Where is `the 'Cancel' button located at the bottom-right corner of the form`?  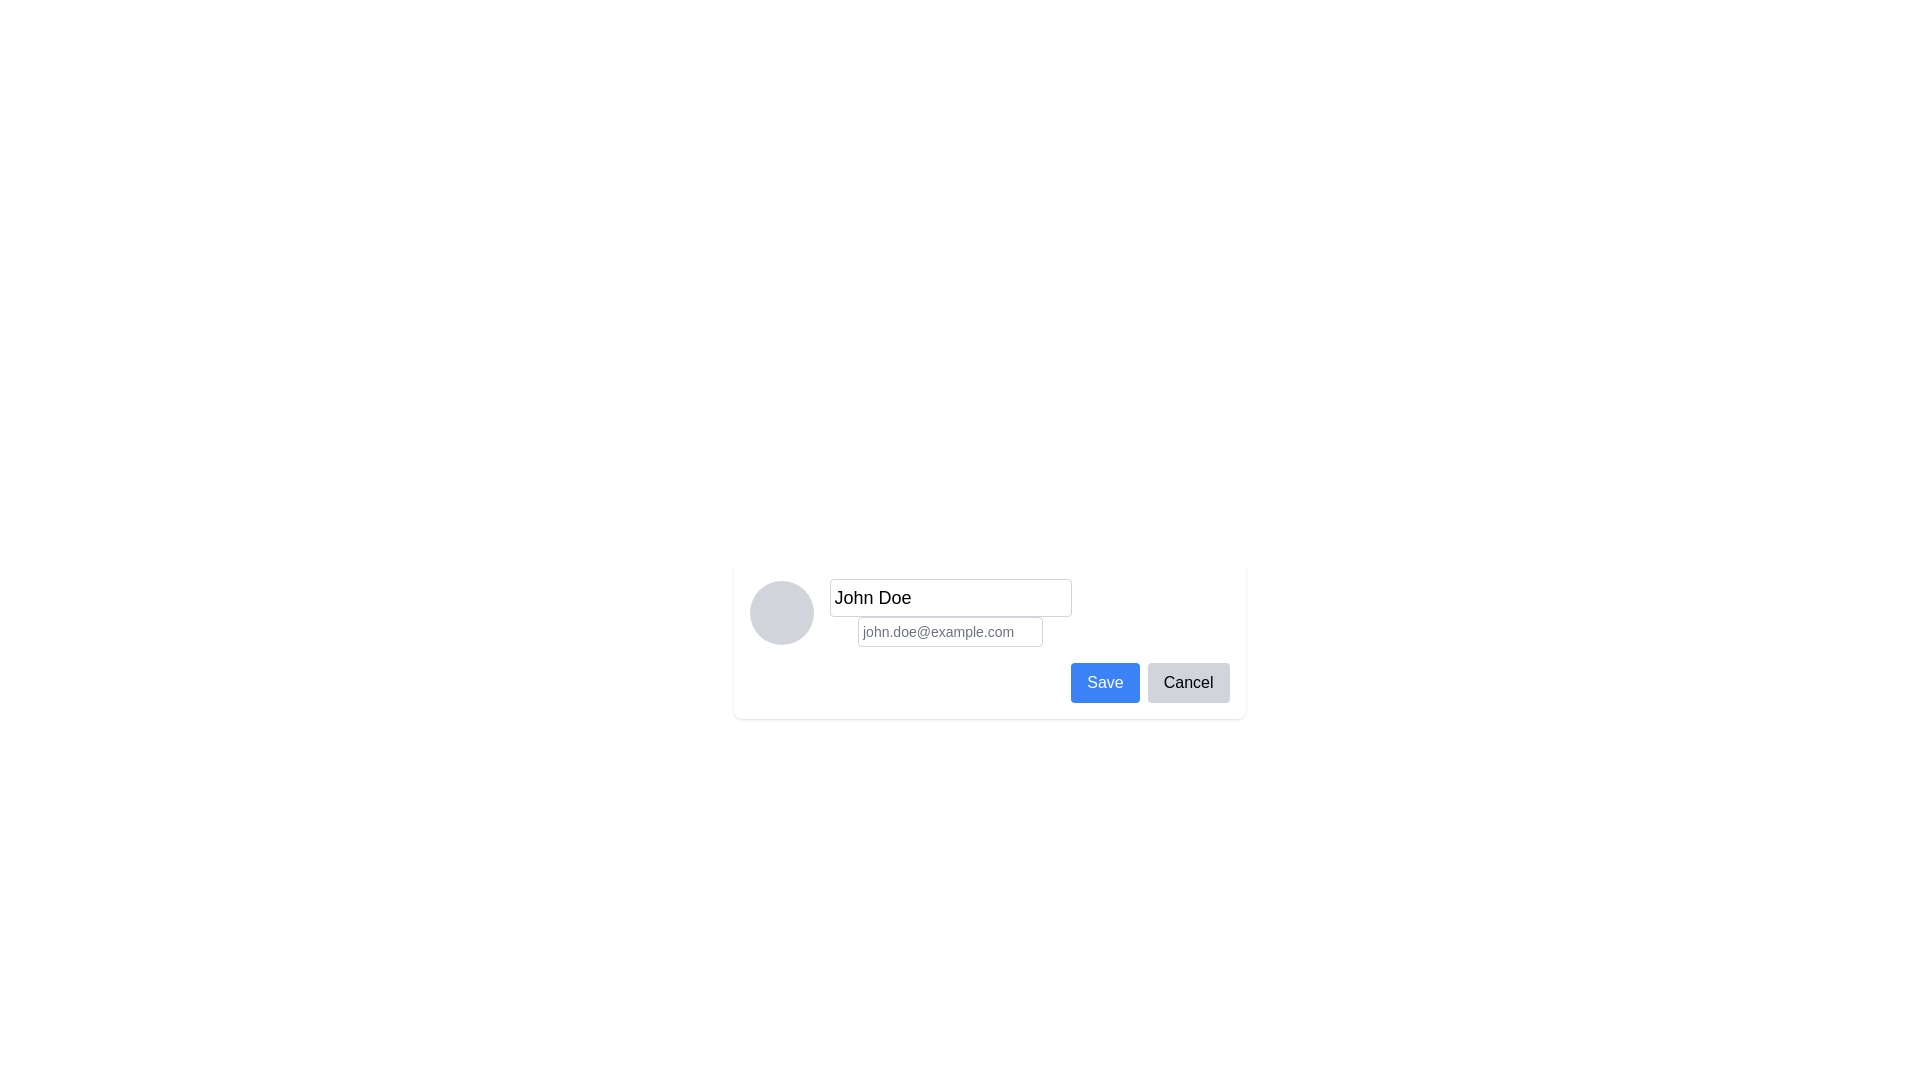 the 'Cancel' button located at the bottom-right corner of the form is located at coordinates (1188, 681).